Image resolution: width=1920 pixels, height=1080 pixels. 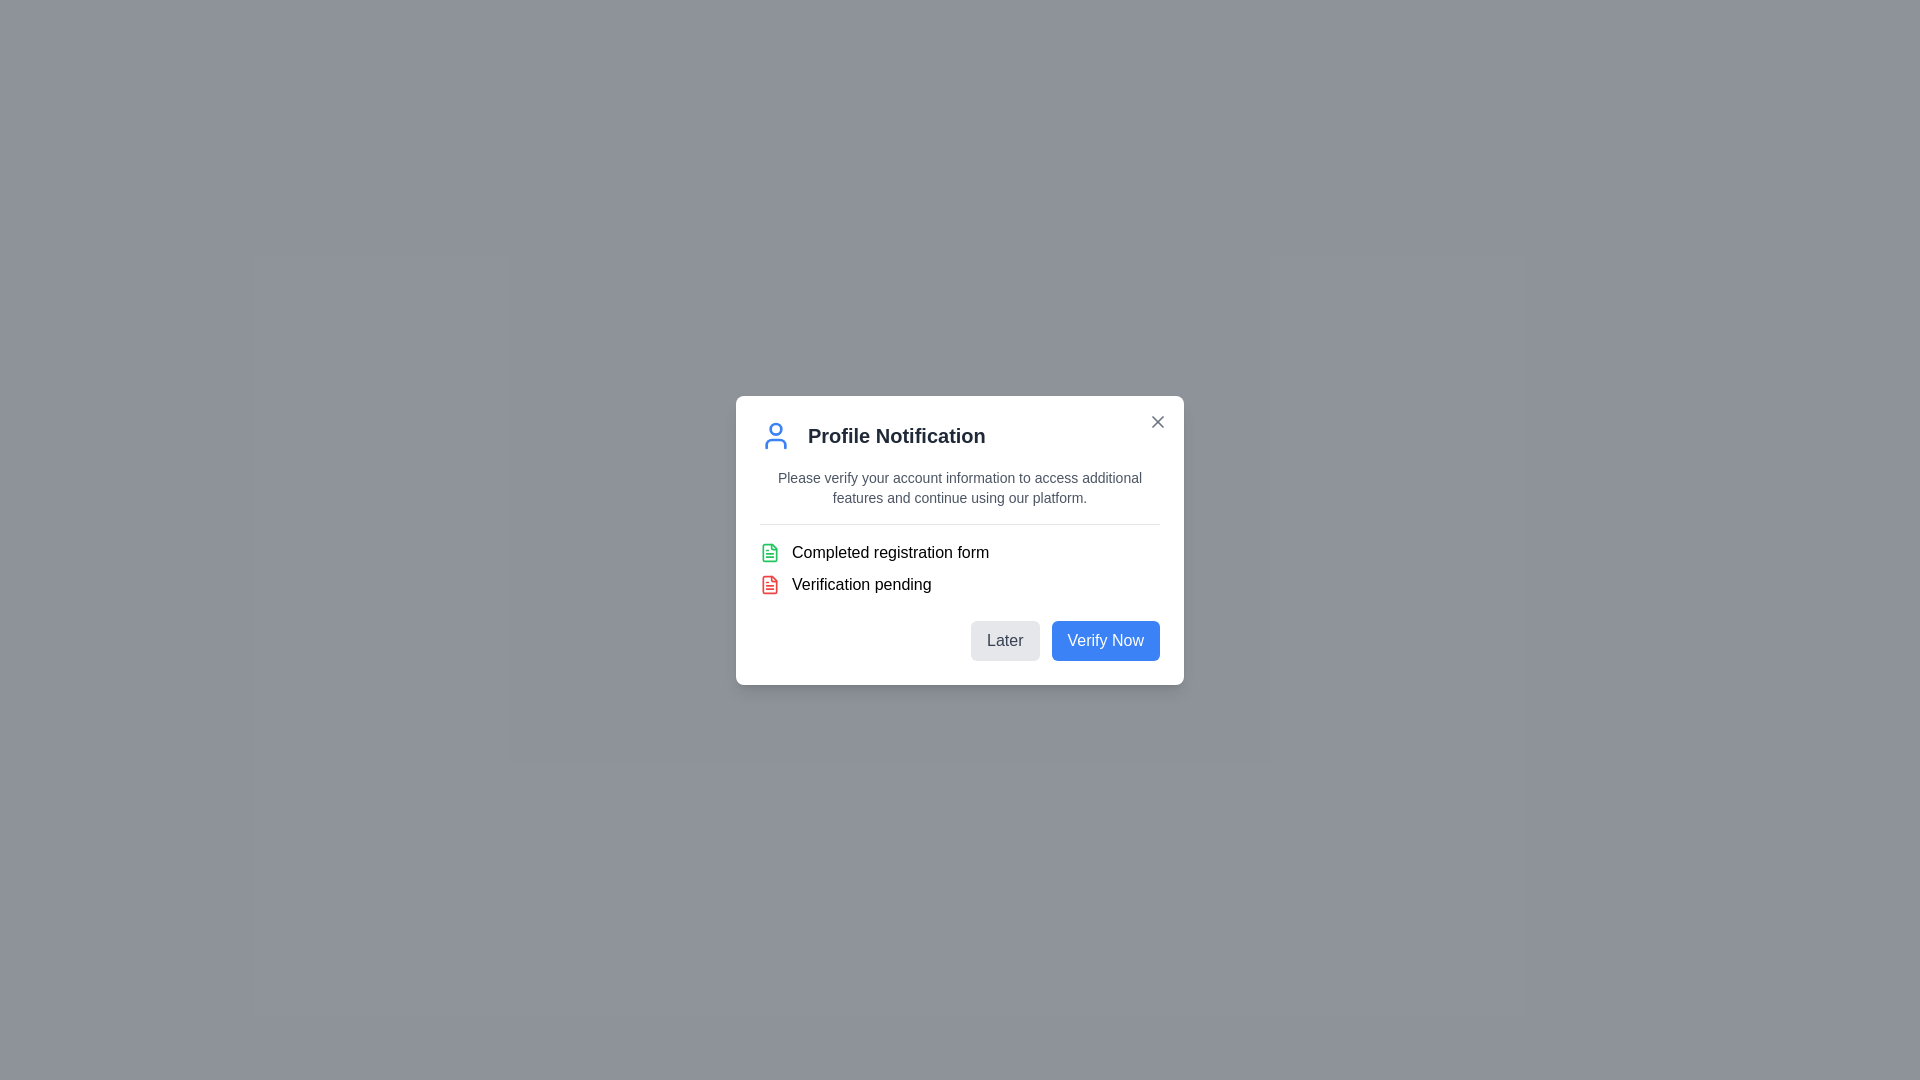 What do you see at coordinates (1157, 420) in the screenshot?
I see `the close button graphical element located in the top-right corner of the dialog box, which is part of an 'X' icon used to dismiss the dialog` at bounding box center [1157, 420].